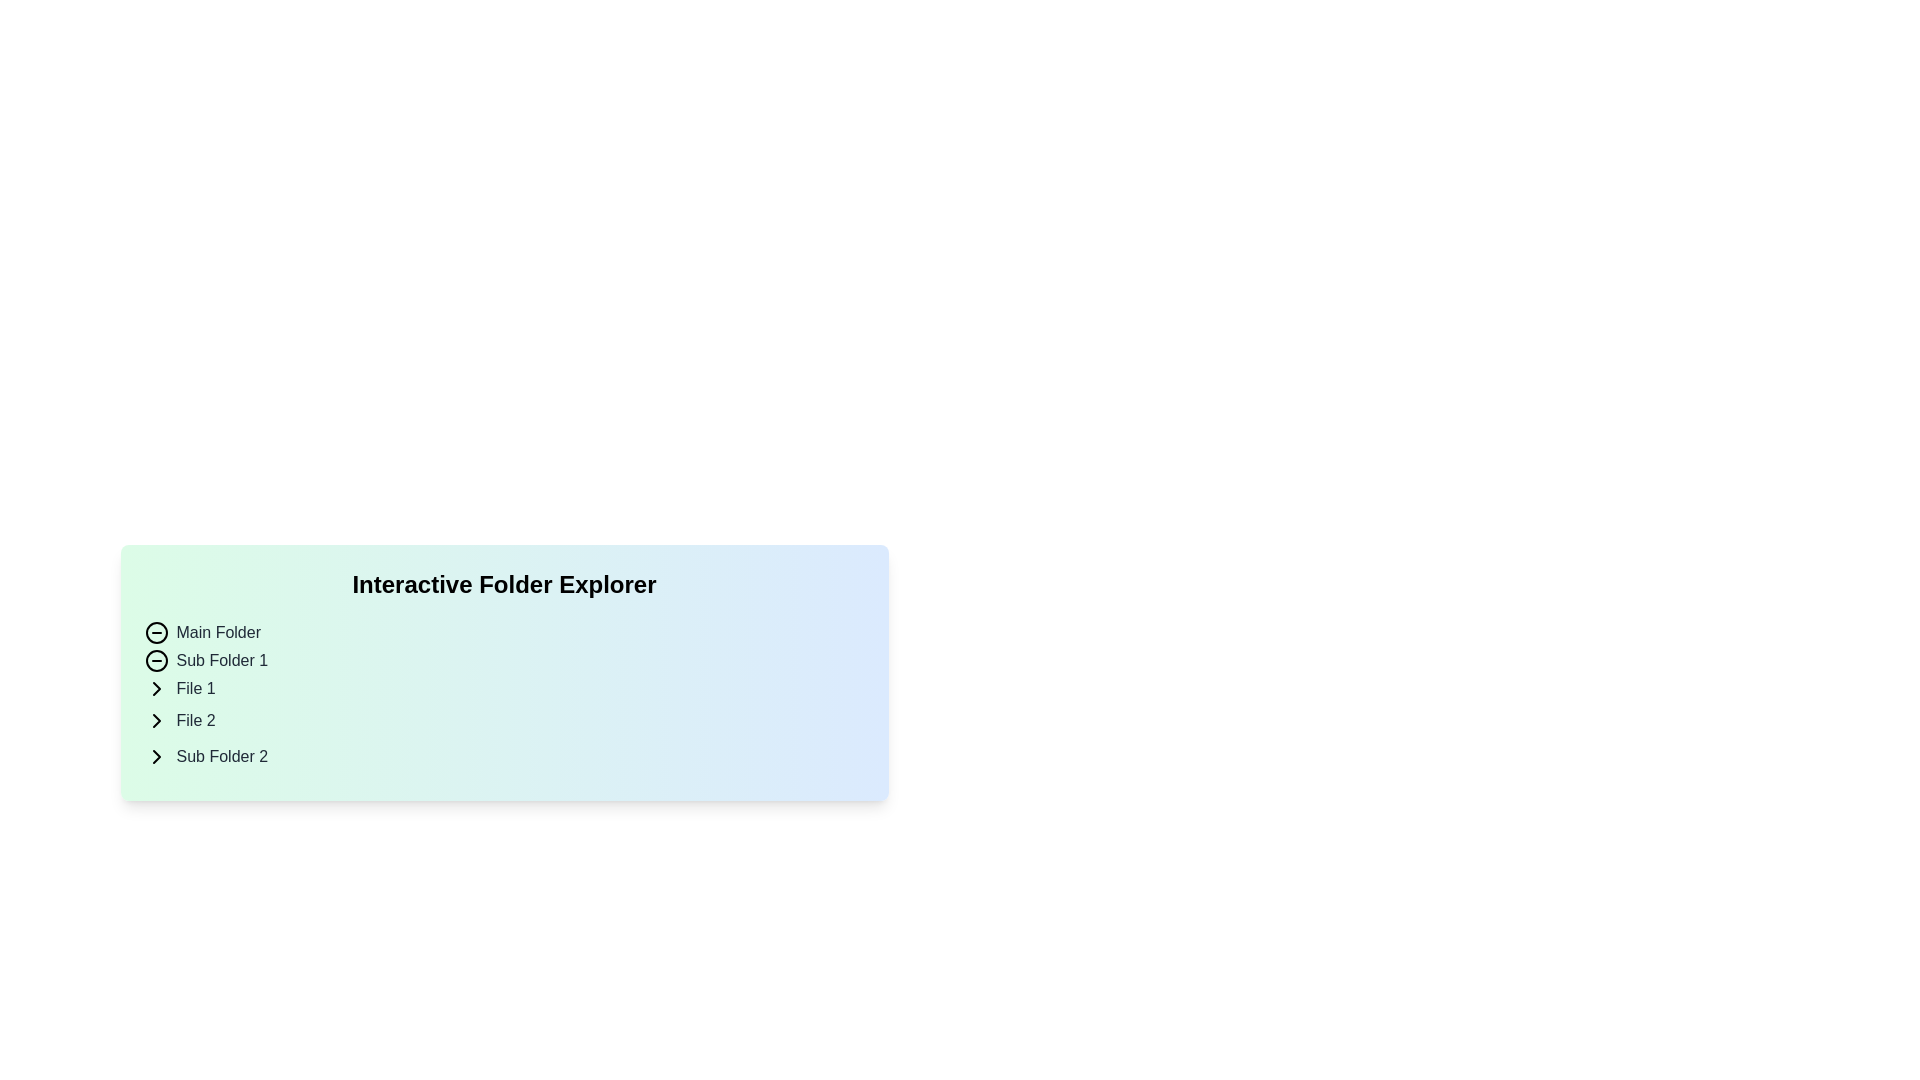 The image size is (1920, 1080). Describe the element at coordinates (222, 756) in the screenshot. I see `the Text Label indicating 'Sub Folder 2' located in the 'Interactive Folder Explorer' section, positioned below 'File 2' and to the right of a chevron icon` at that location.